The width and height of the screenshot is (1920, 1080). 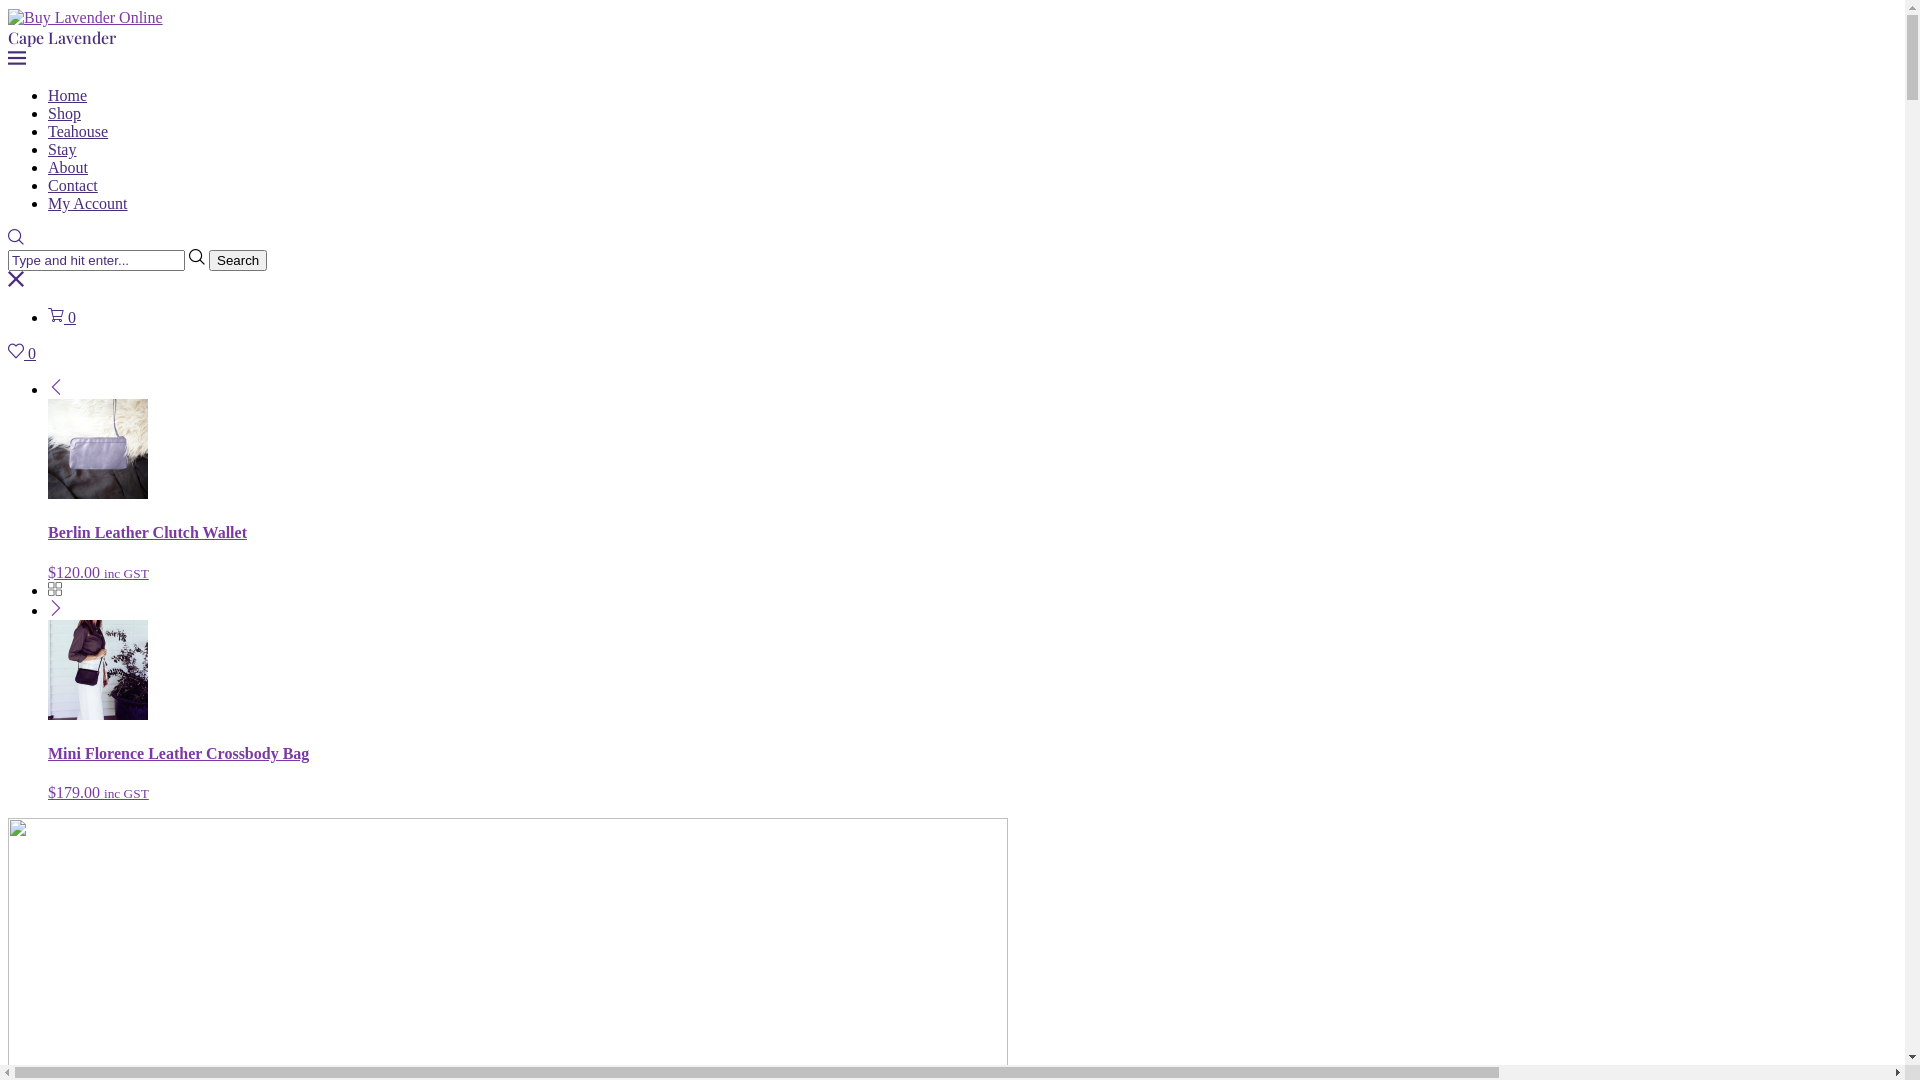 What do you see at coordinates (64, 113) in the screenshot?
I see `'Shop'` at bounding box center [64, 113].